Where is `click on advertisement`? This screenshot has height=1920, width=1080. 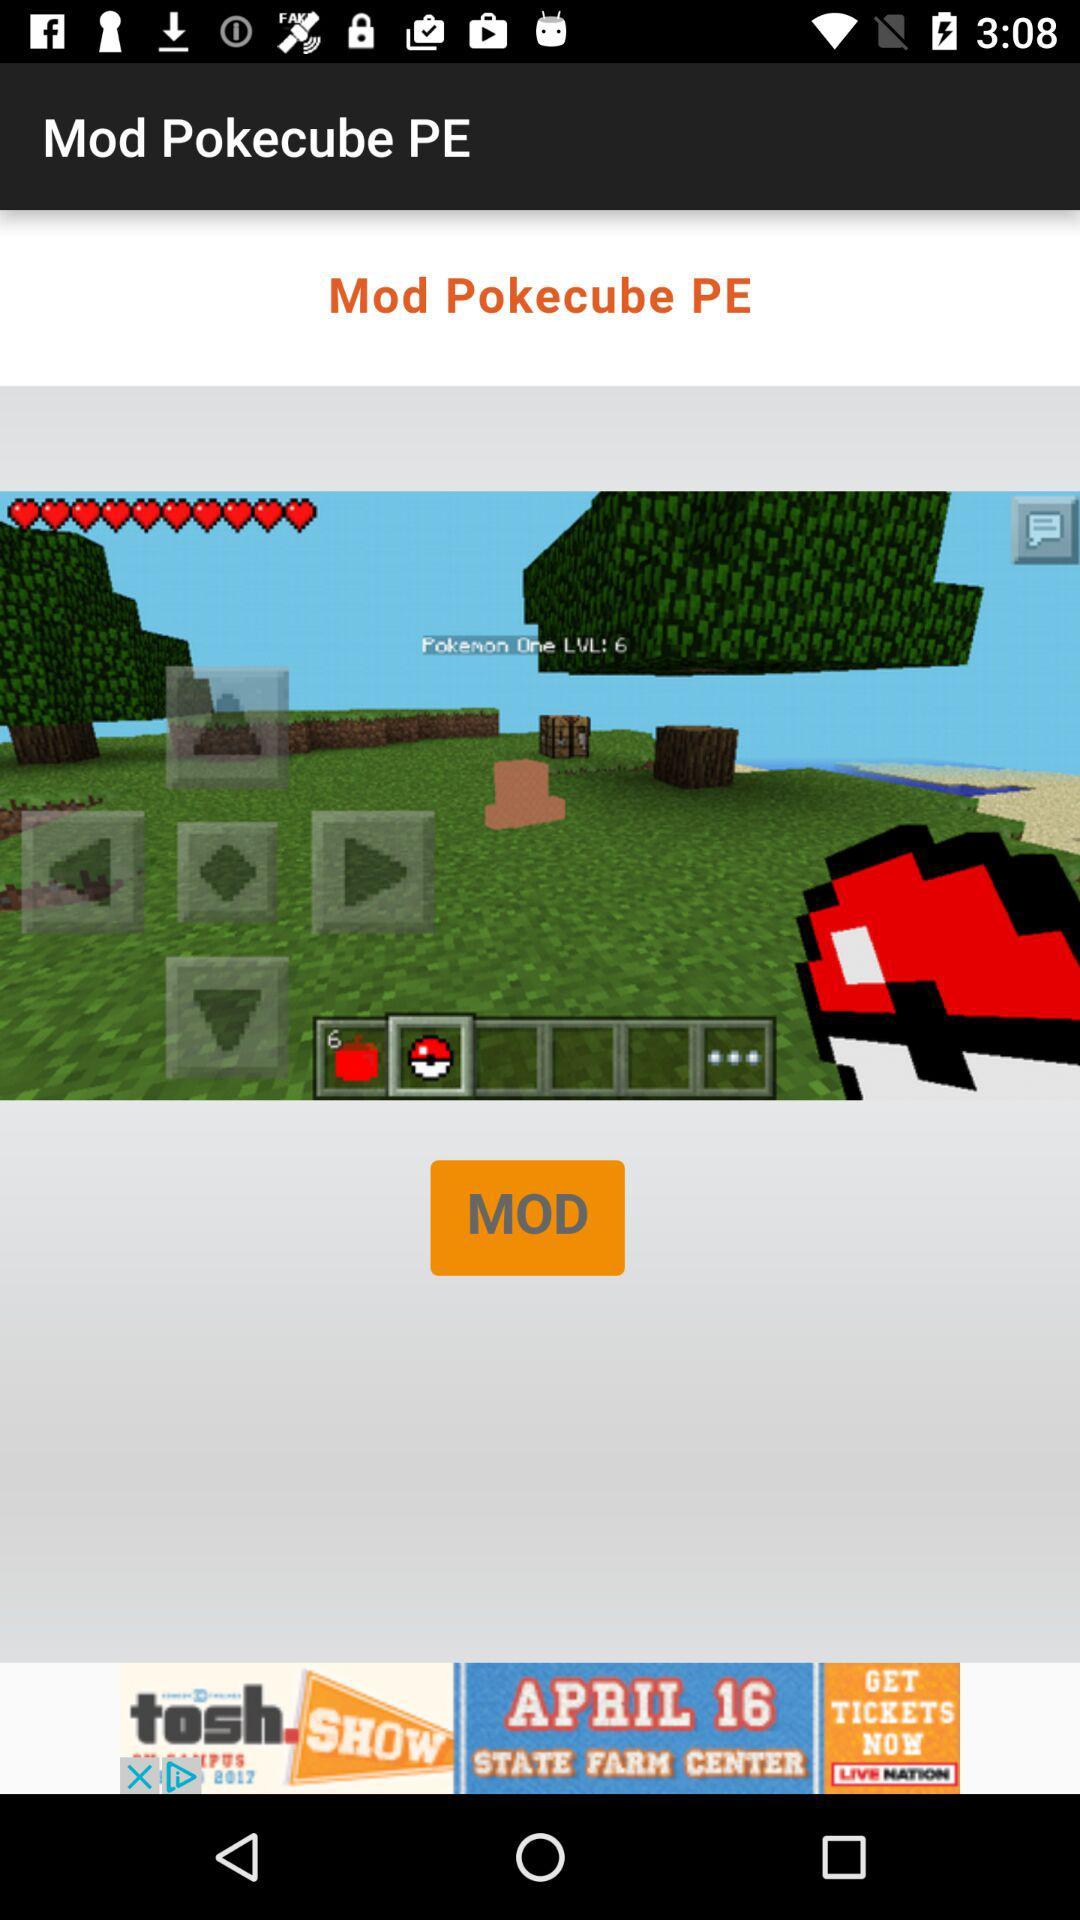 click on advertisement is located at coordinates (540, 1727).